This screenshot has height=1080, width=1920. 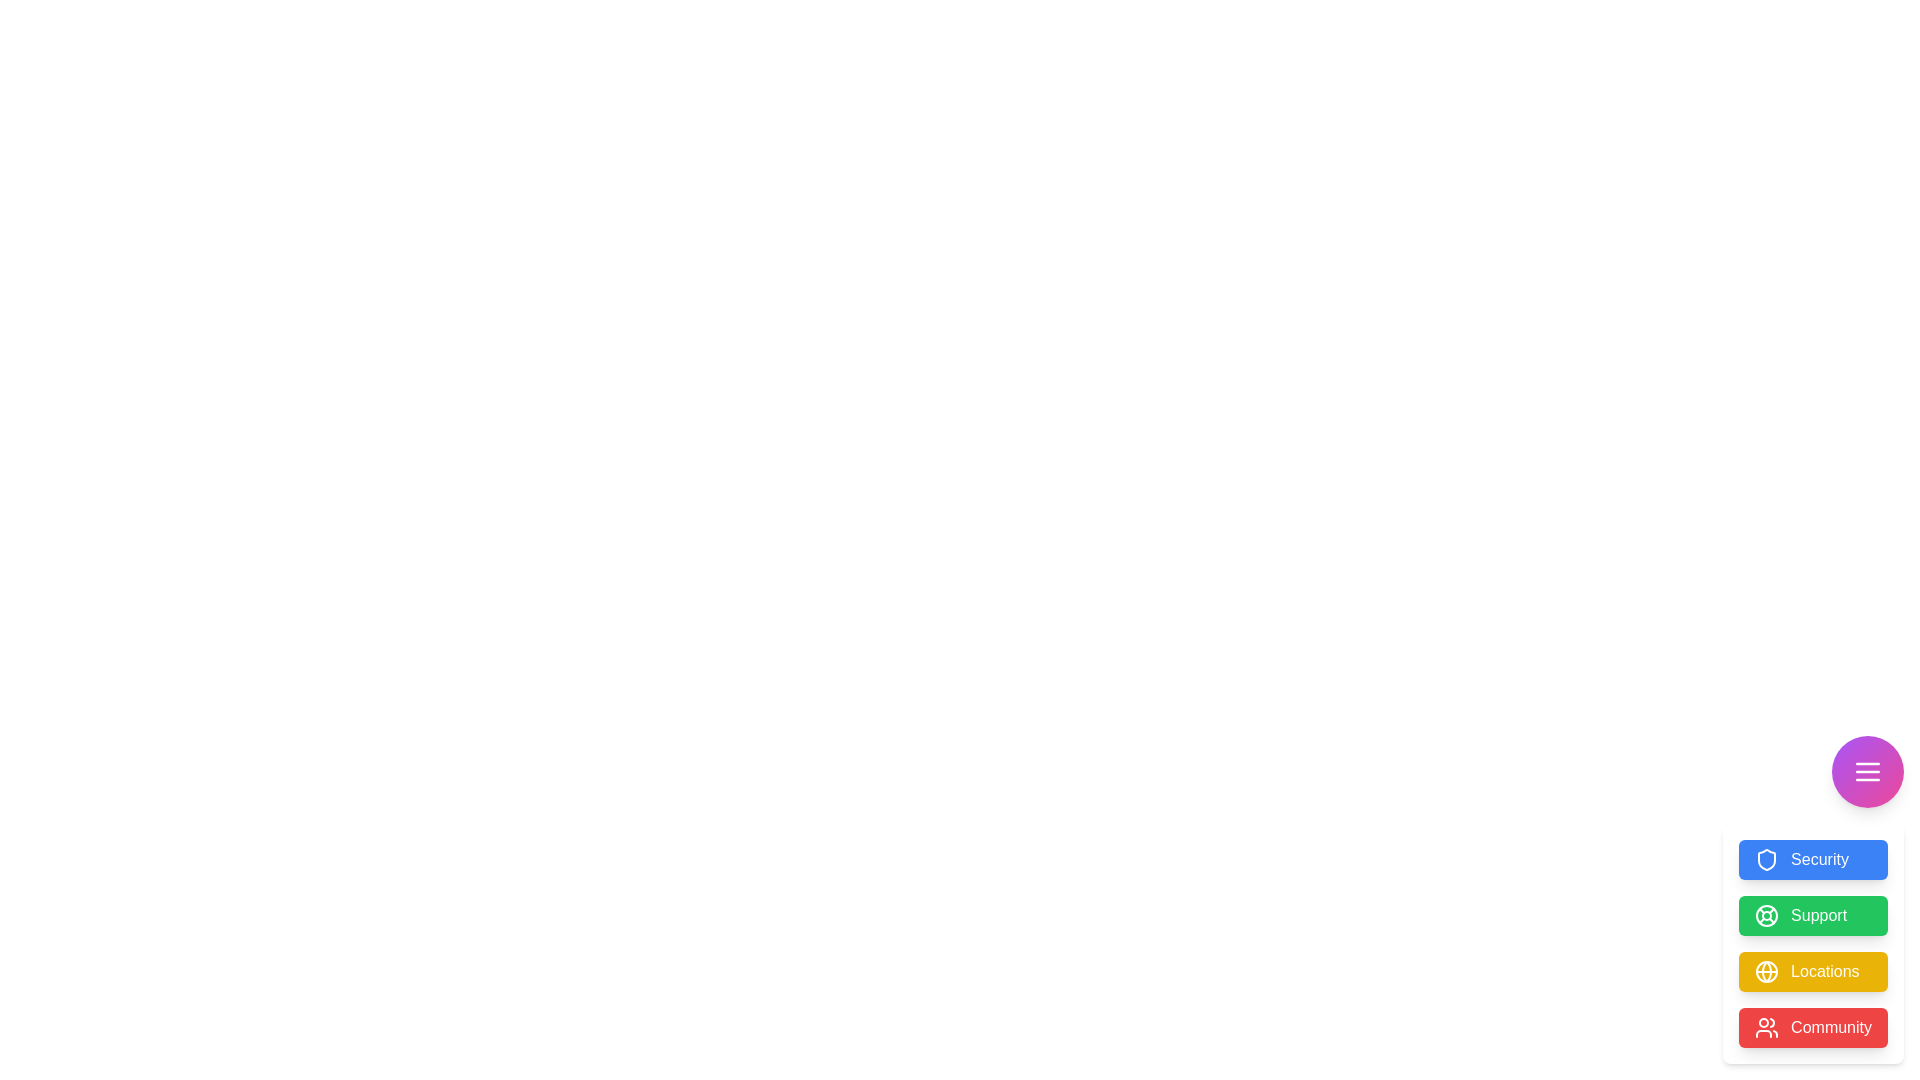 I want to click on the support button located below the 'Security' button and above the 'Locations' button in the vertical stack, so click(x=1819, y=915).